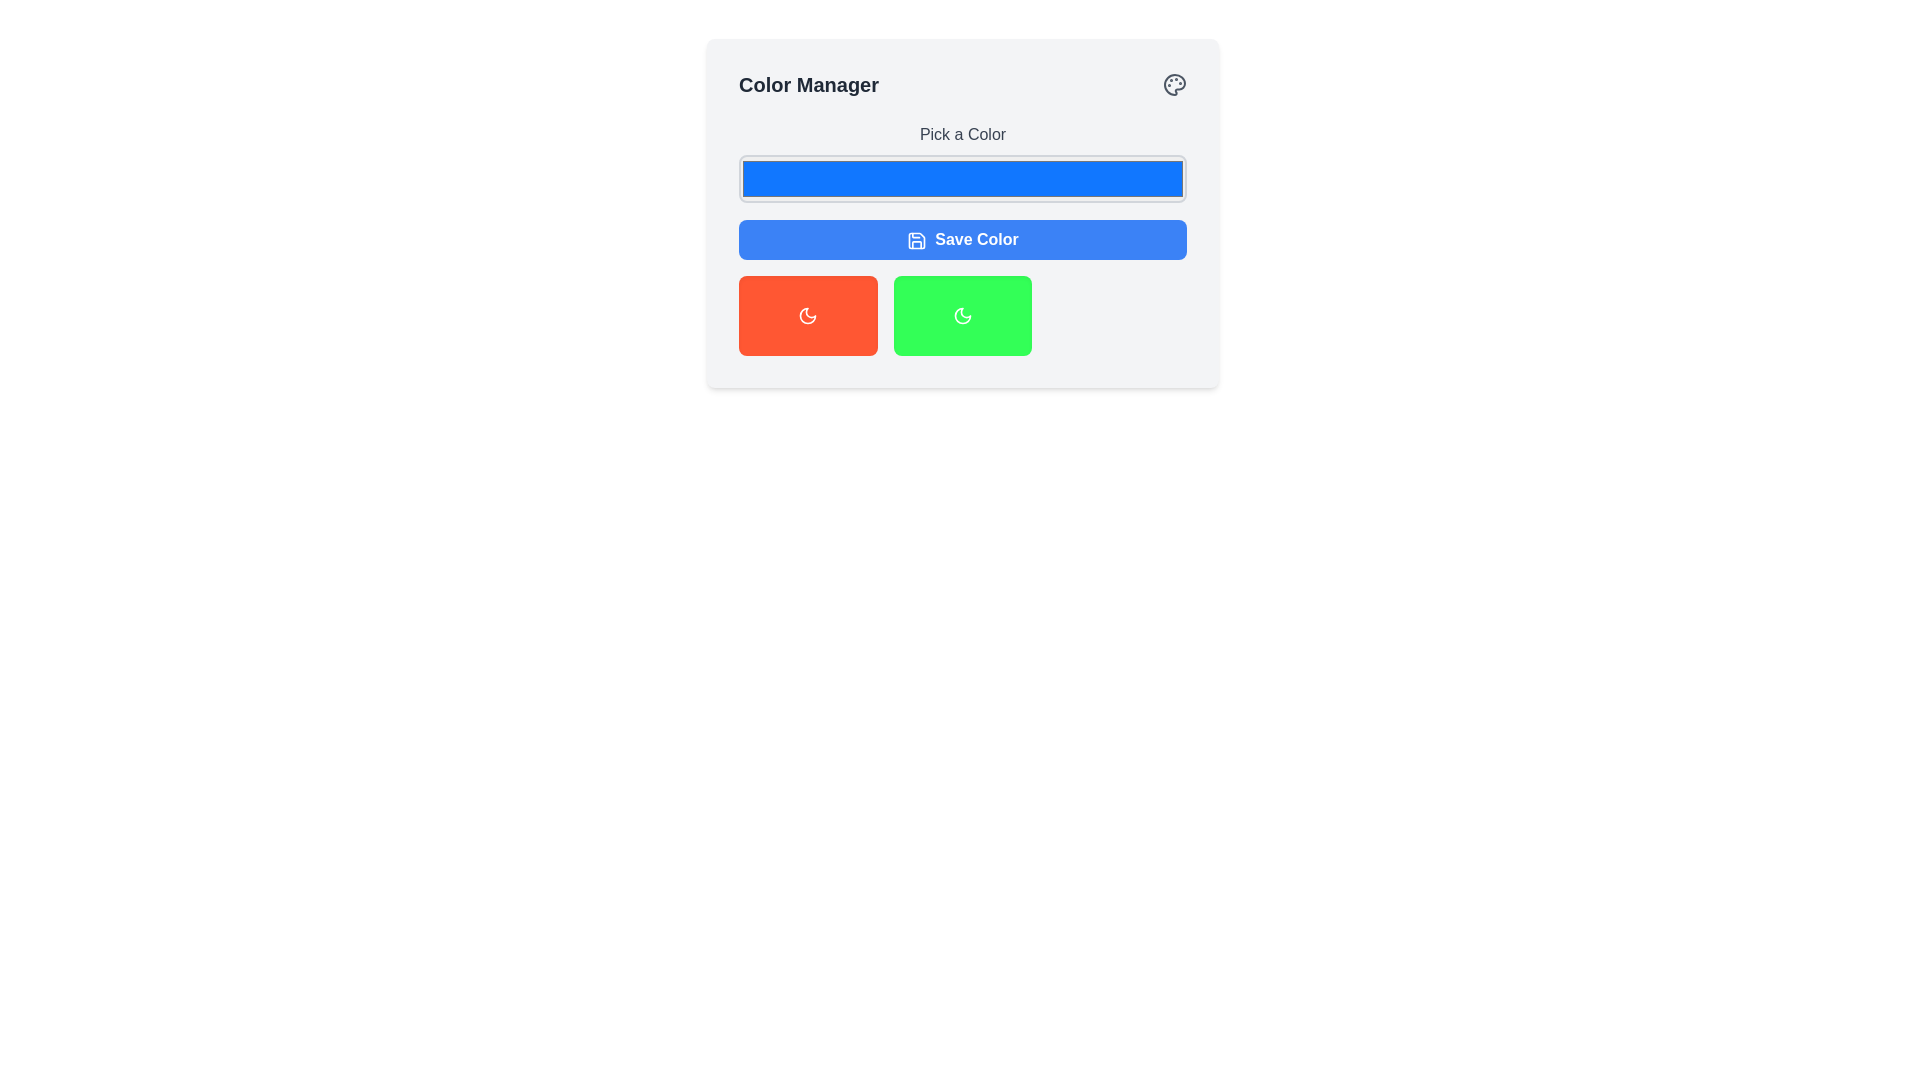  Describe the element at coordinates (963, 238) in the screenshot. I see `the 'Save Color' button with a blue background and white text` at that location.